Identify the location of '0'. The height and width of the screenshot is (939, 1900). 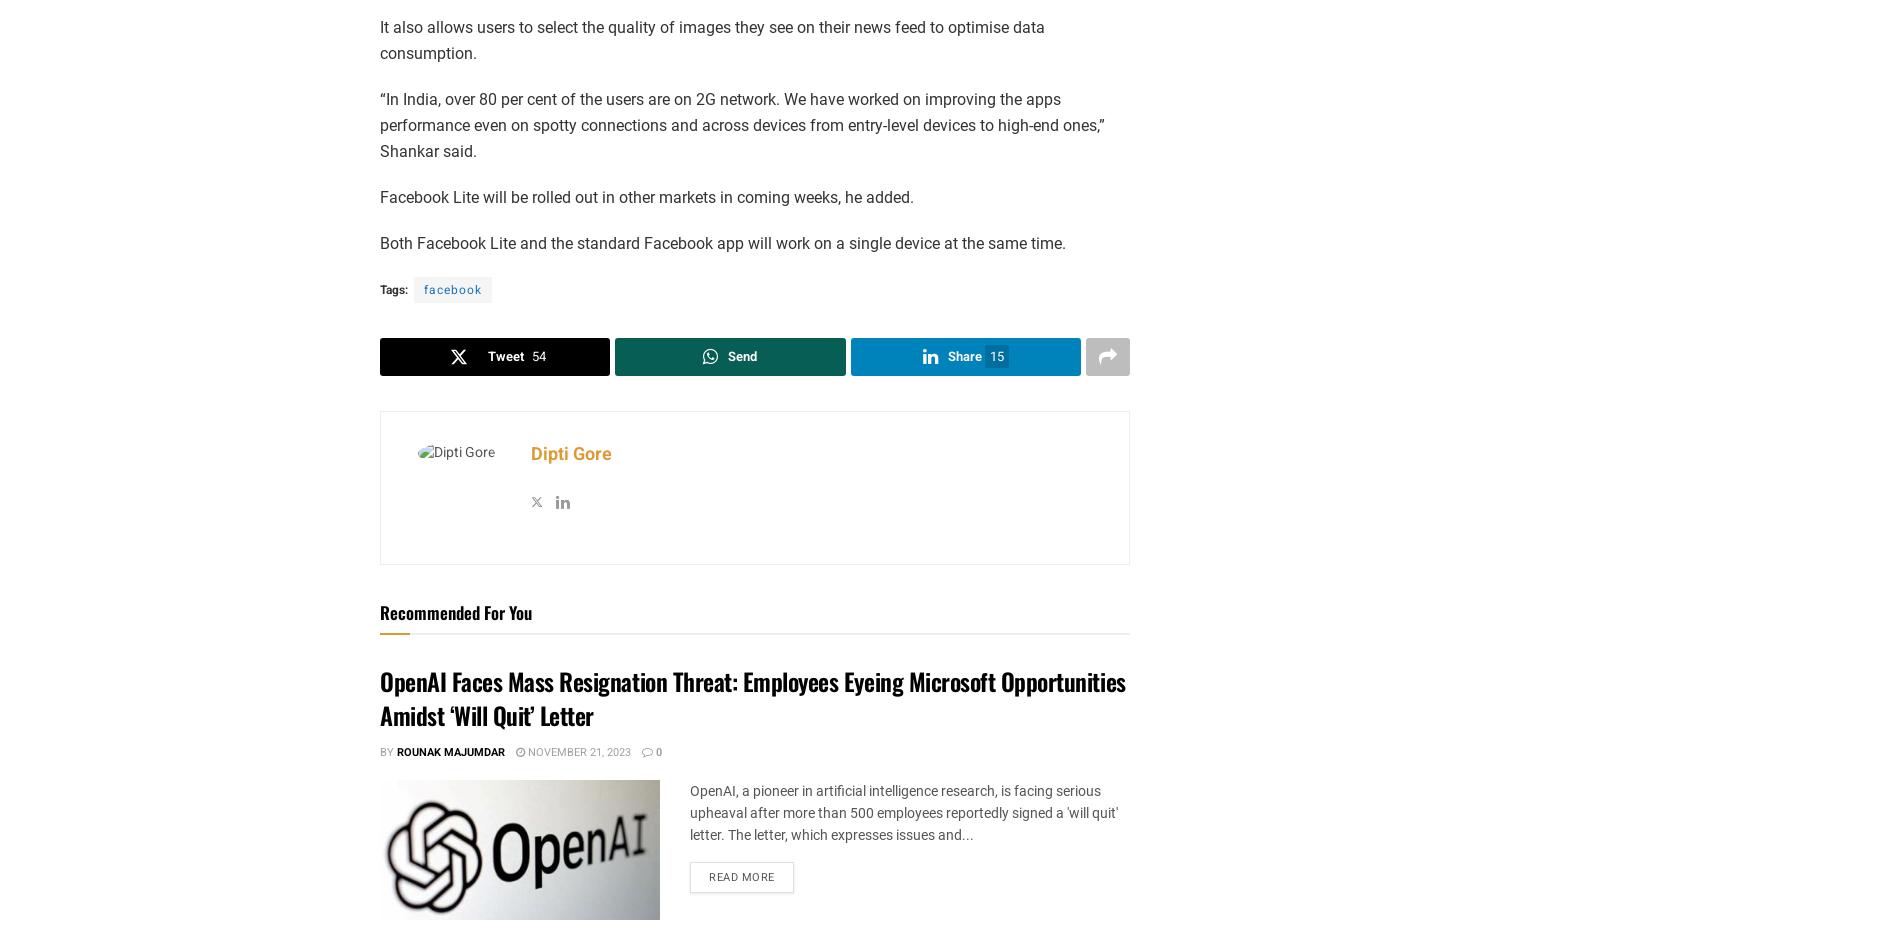
(657, 752).